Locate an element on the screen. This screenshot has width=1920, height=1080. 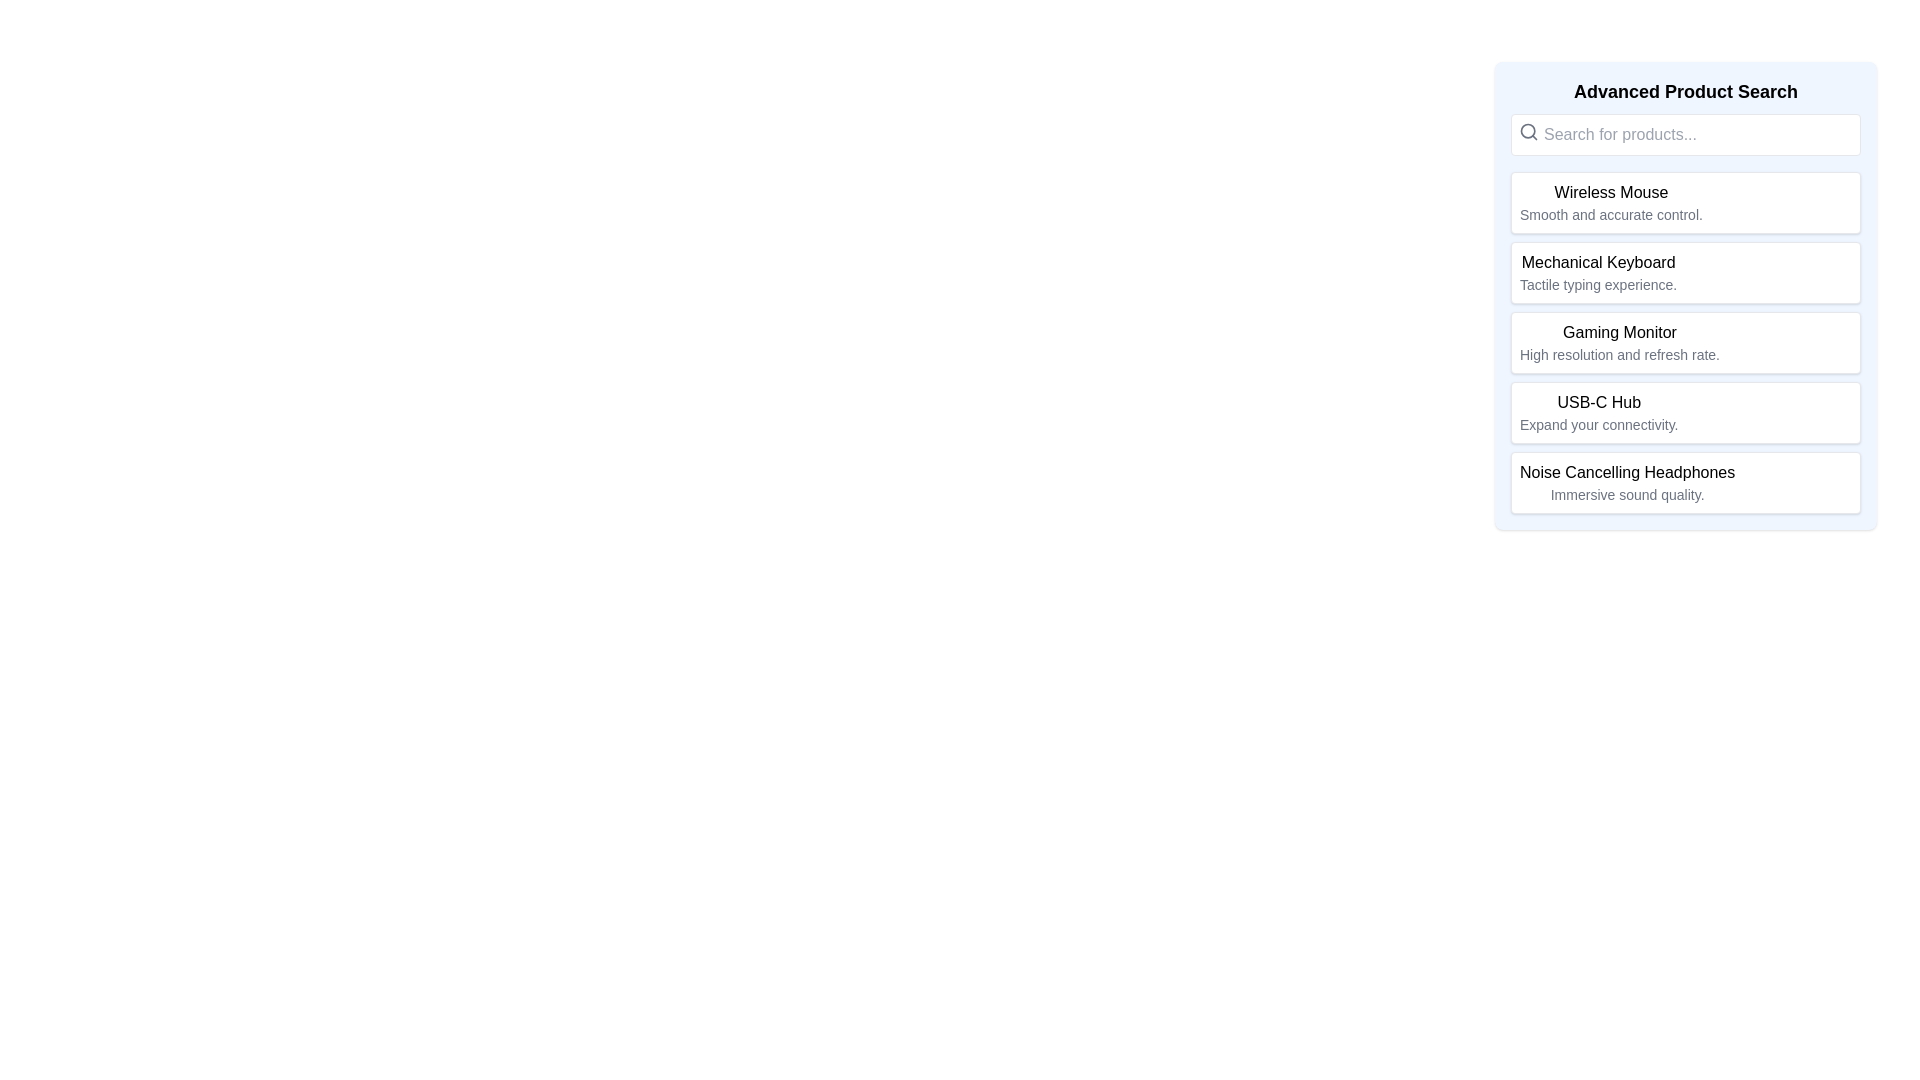
the 'Noise Cancelling Headphones' product card located at the bottom of the vertical list in the 'Advanced Product Search' panel is located at coordinates (1684, 482).